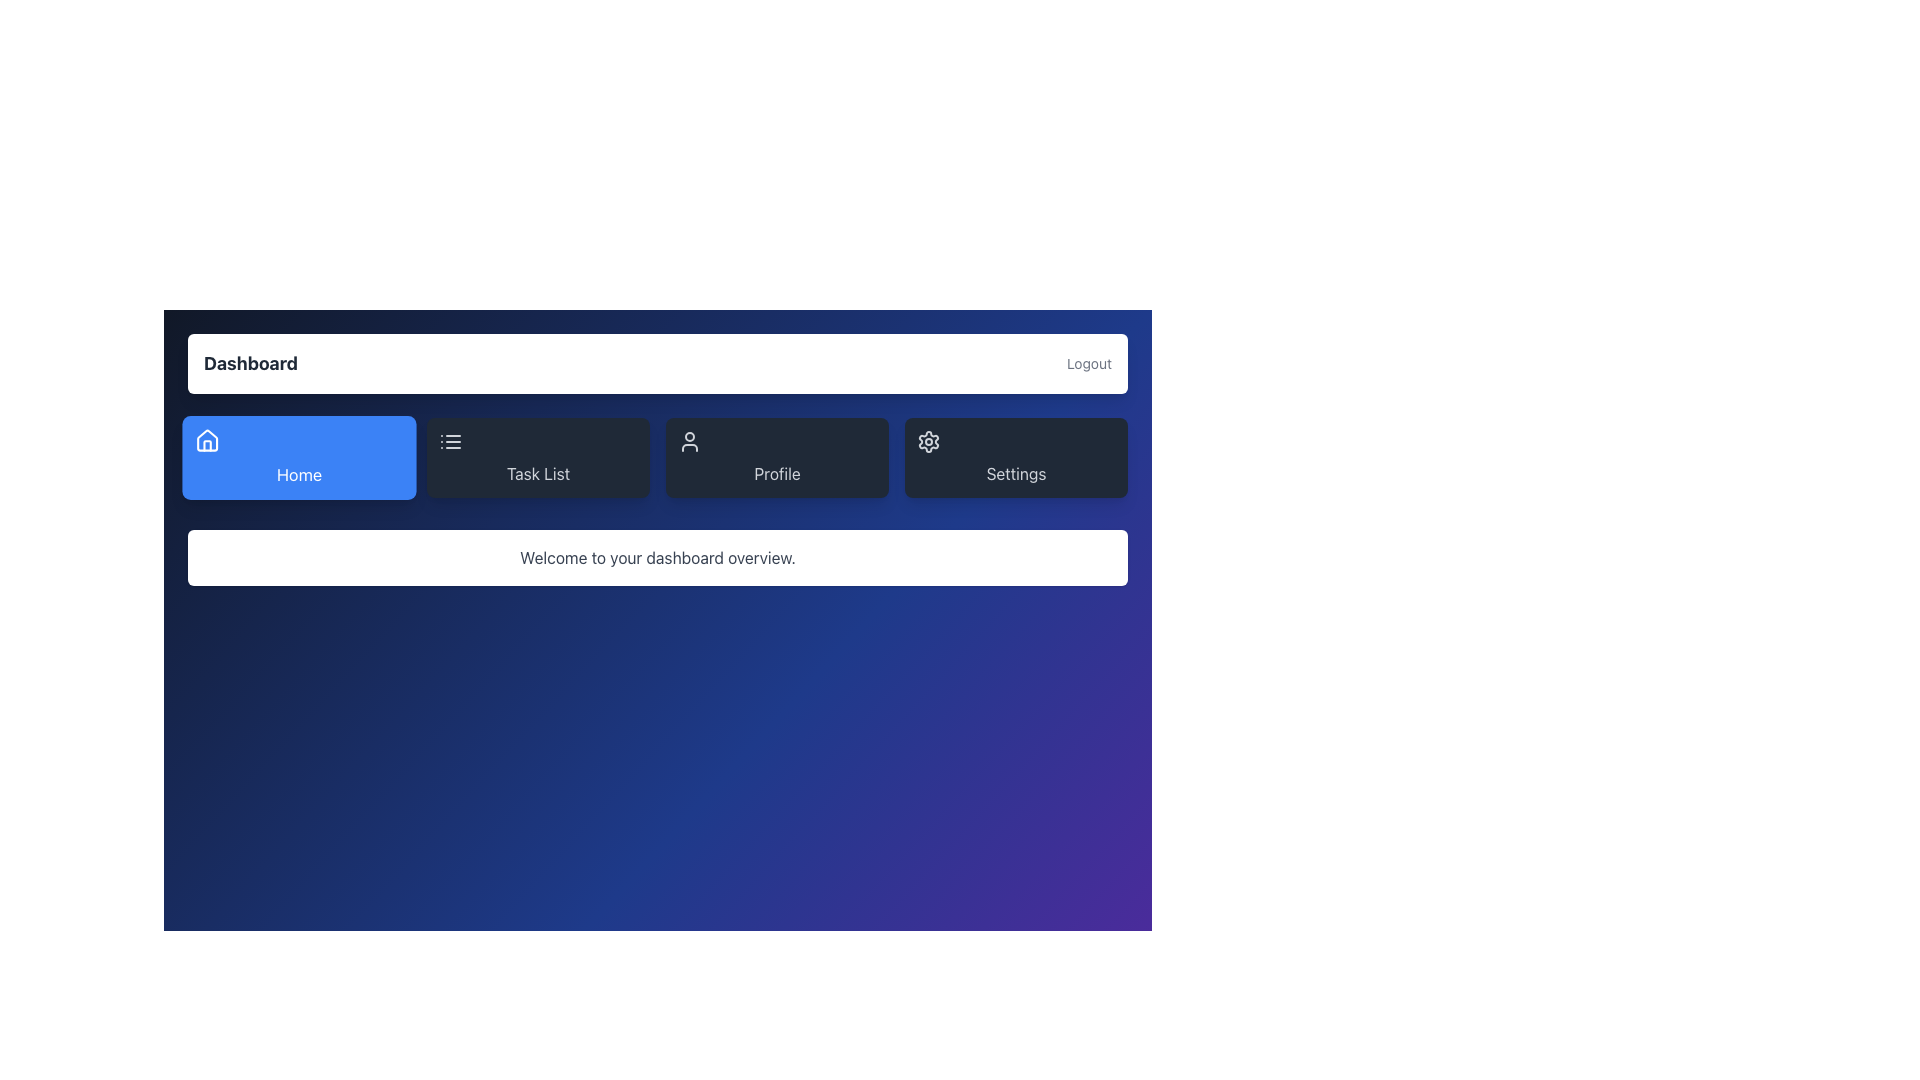  What do you see at coordinates (450, 441) in the screenshot?
I see `the icon resembling a list or menu, which is the second icon in the horizontal navigation bar below the header, located inside the 'Task List' button` at bounding box center [450, 441].